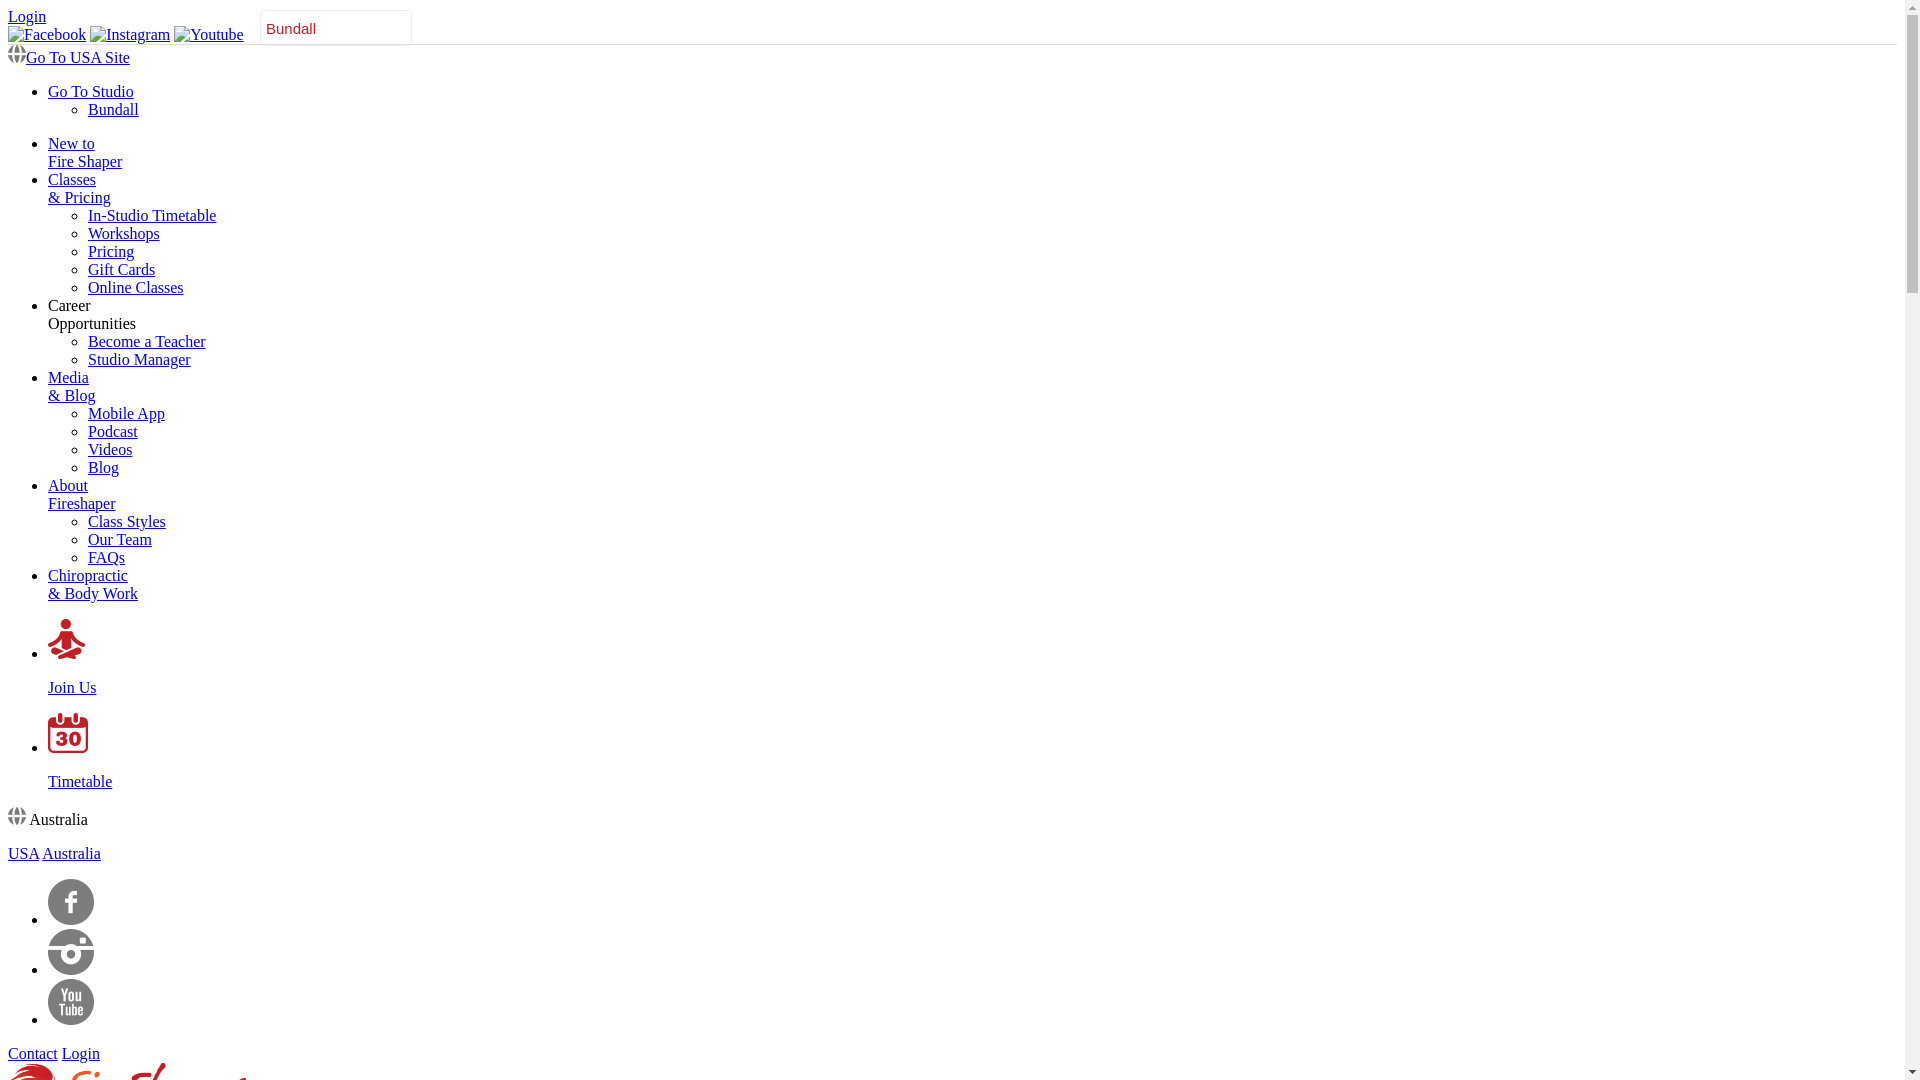 This screenshot has height=1080, width=1920. Describe the element at coordinates (119, 538) in the screenshot. I see `'Our Team'` at that location.